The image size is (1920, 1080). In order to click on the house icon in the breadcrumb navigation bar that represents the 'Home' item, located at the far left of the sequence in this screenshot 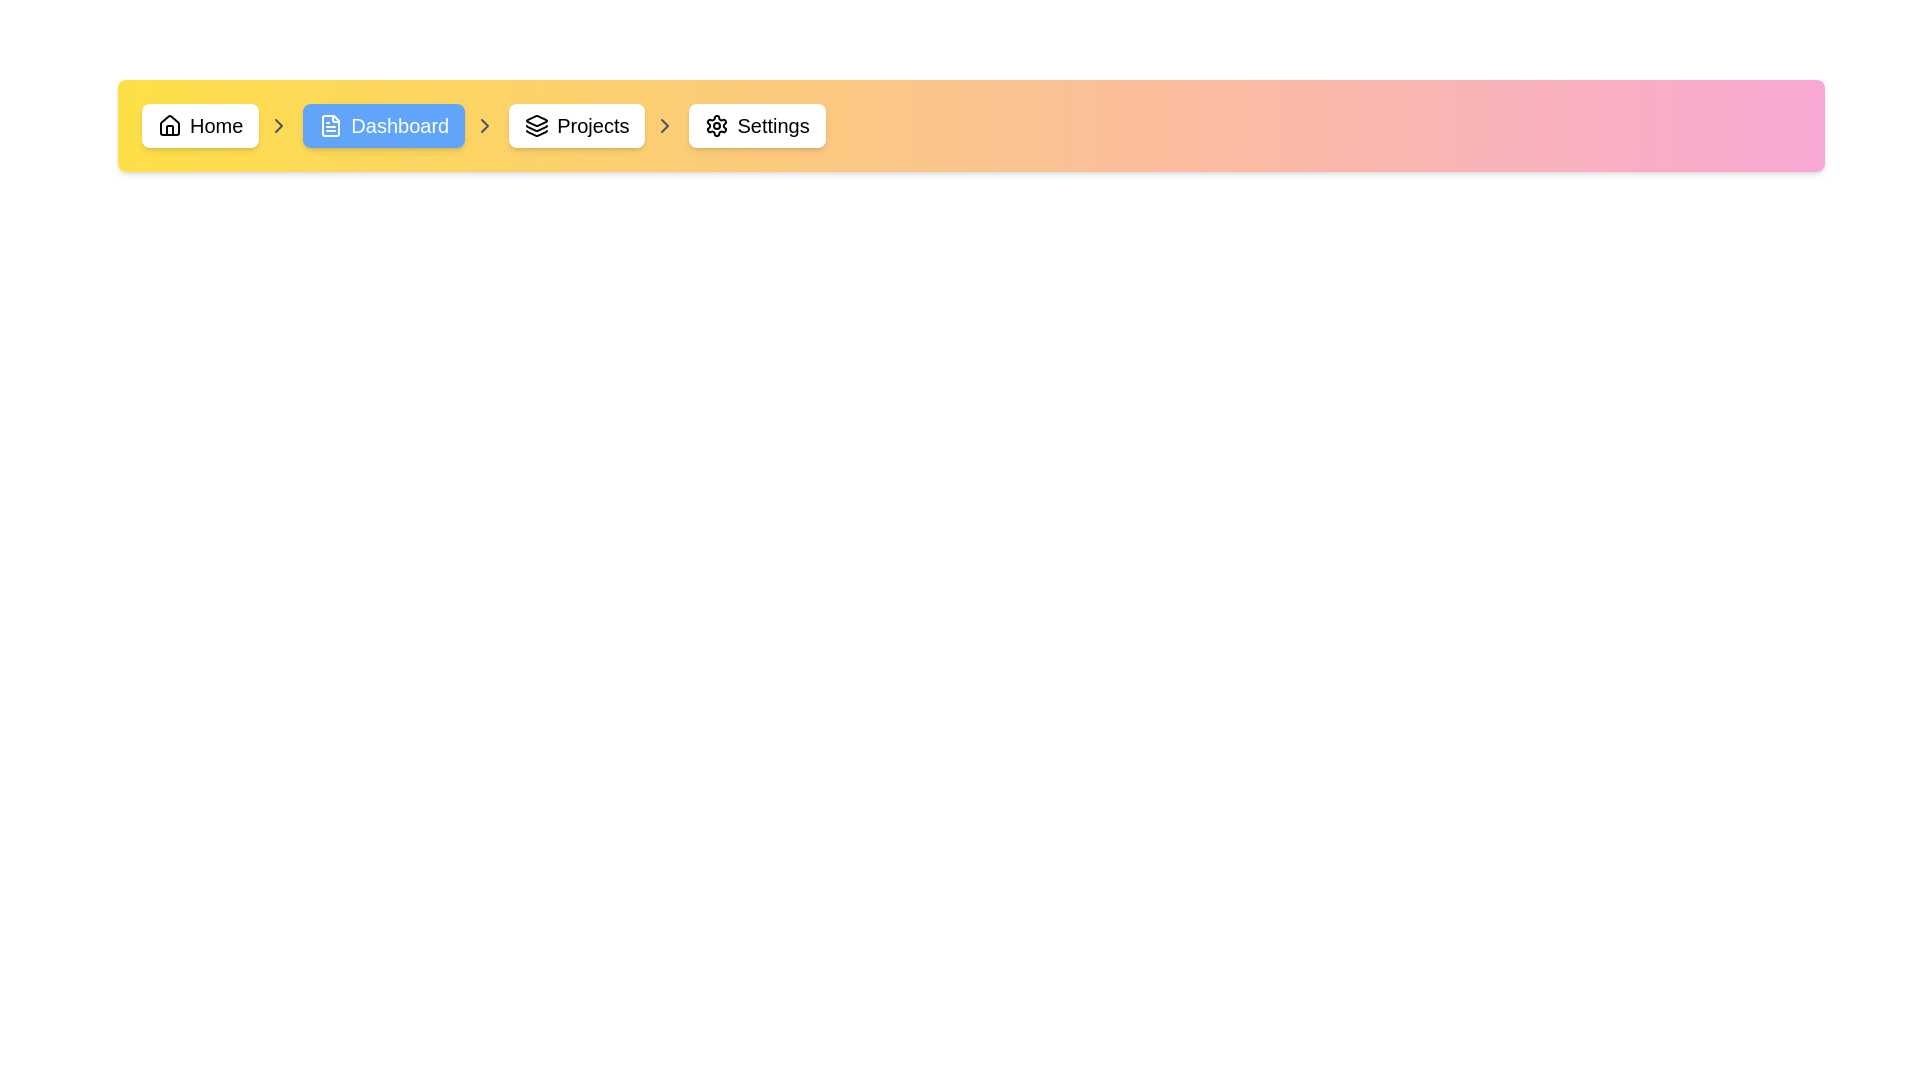, I will do `click(169, 130)`.